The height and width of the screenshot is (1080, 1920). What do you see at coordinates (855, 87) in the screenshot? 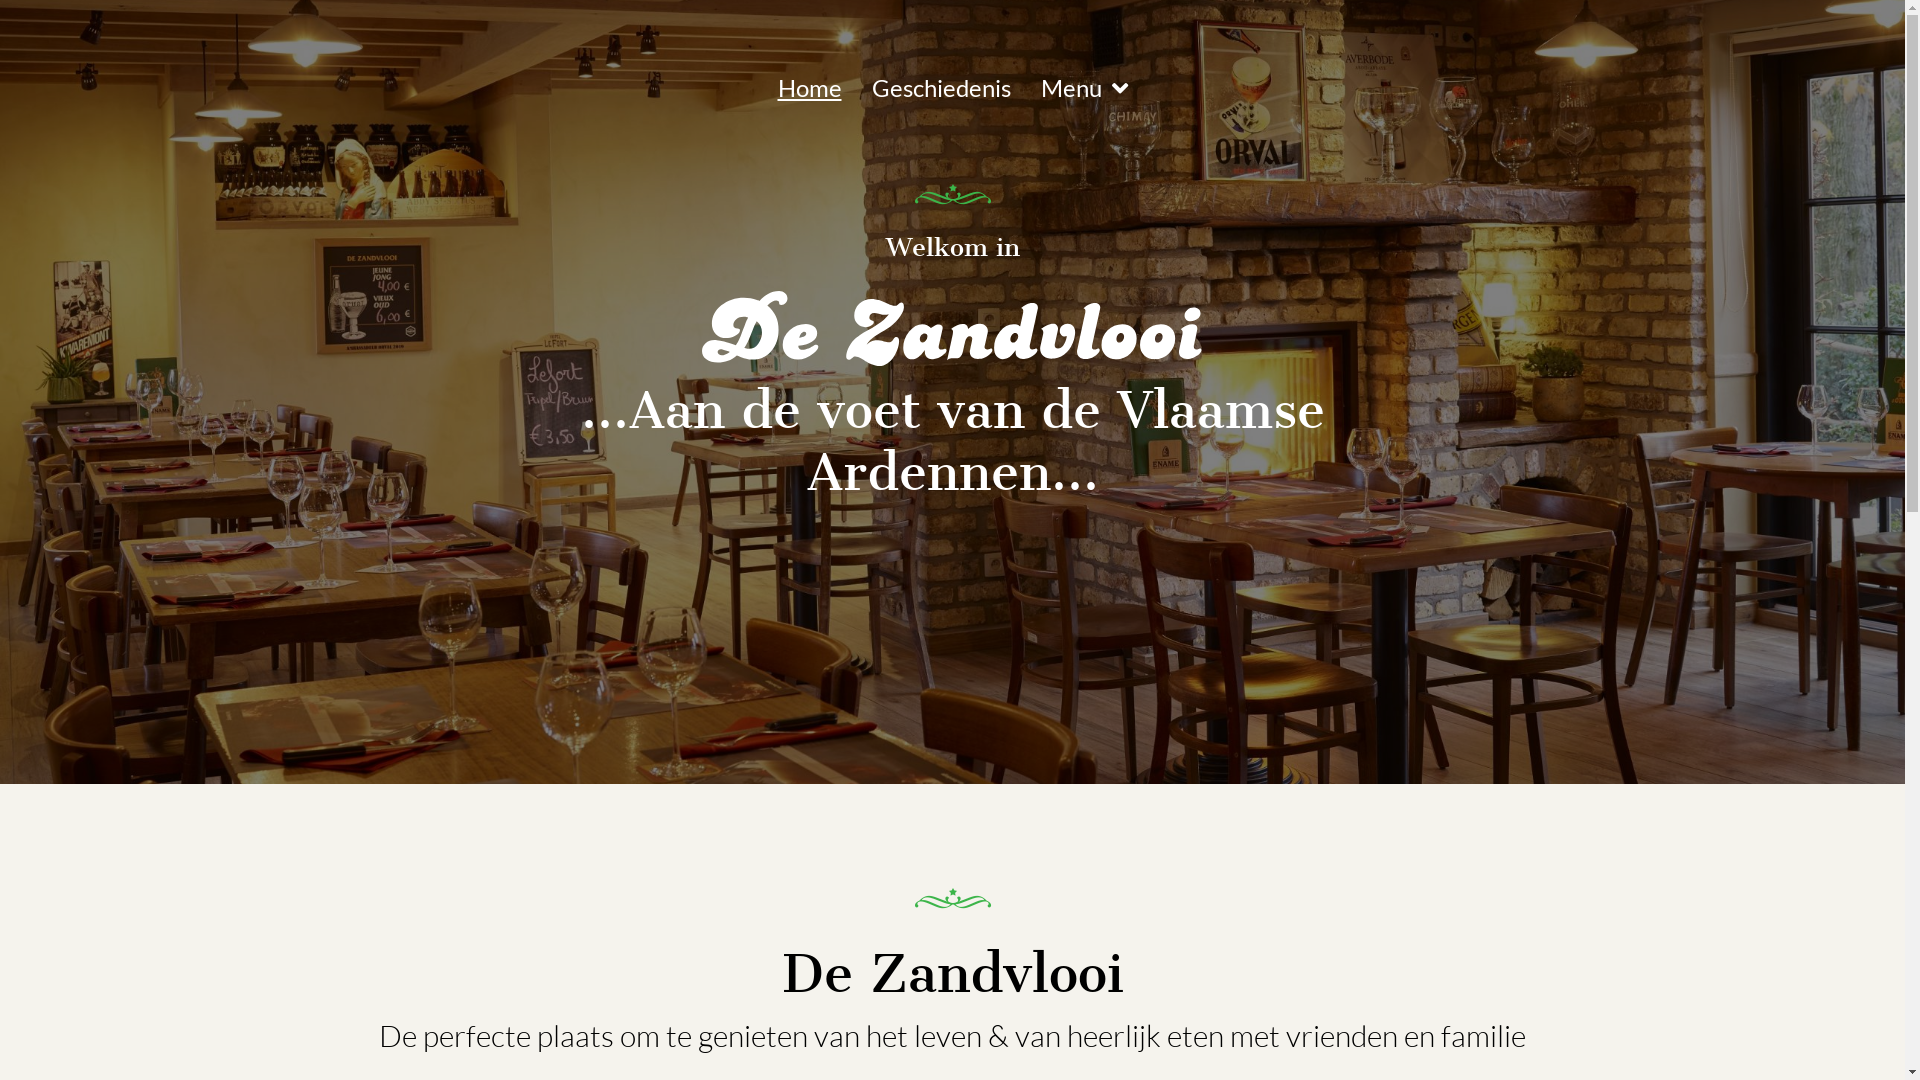
I see `'Geschiedenis'` at bounding box center [855, 87].